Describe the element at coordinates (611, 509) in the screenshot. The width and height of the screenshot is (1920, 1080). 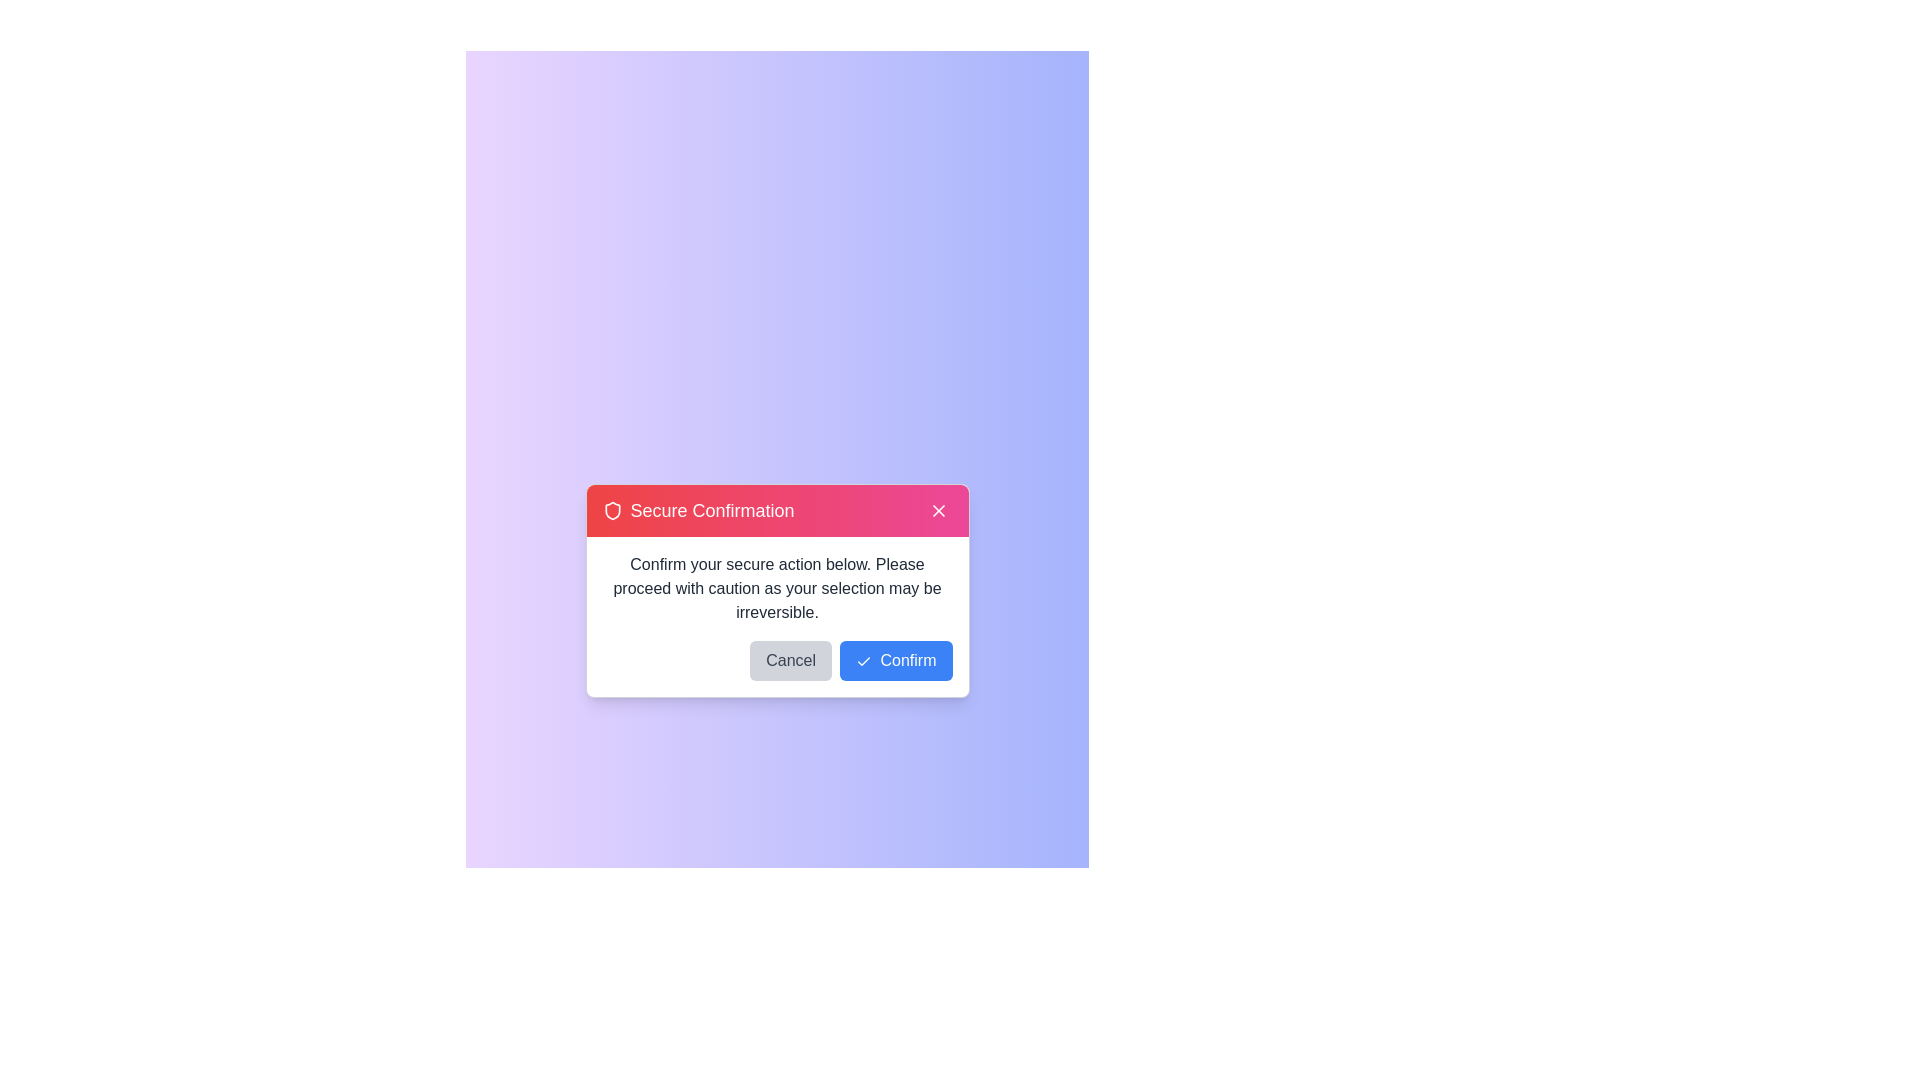
I see `the Vector icon (shield graphic) located on the leftmost side of the red header bar of the secure confirmation popup that precedes the text 'Secure Confirmation'` at that location.